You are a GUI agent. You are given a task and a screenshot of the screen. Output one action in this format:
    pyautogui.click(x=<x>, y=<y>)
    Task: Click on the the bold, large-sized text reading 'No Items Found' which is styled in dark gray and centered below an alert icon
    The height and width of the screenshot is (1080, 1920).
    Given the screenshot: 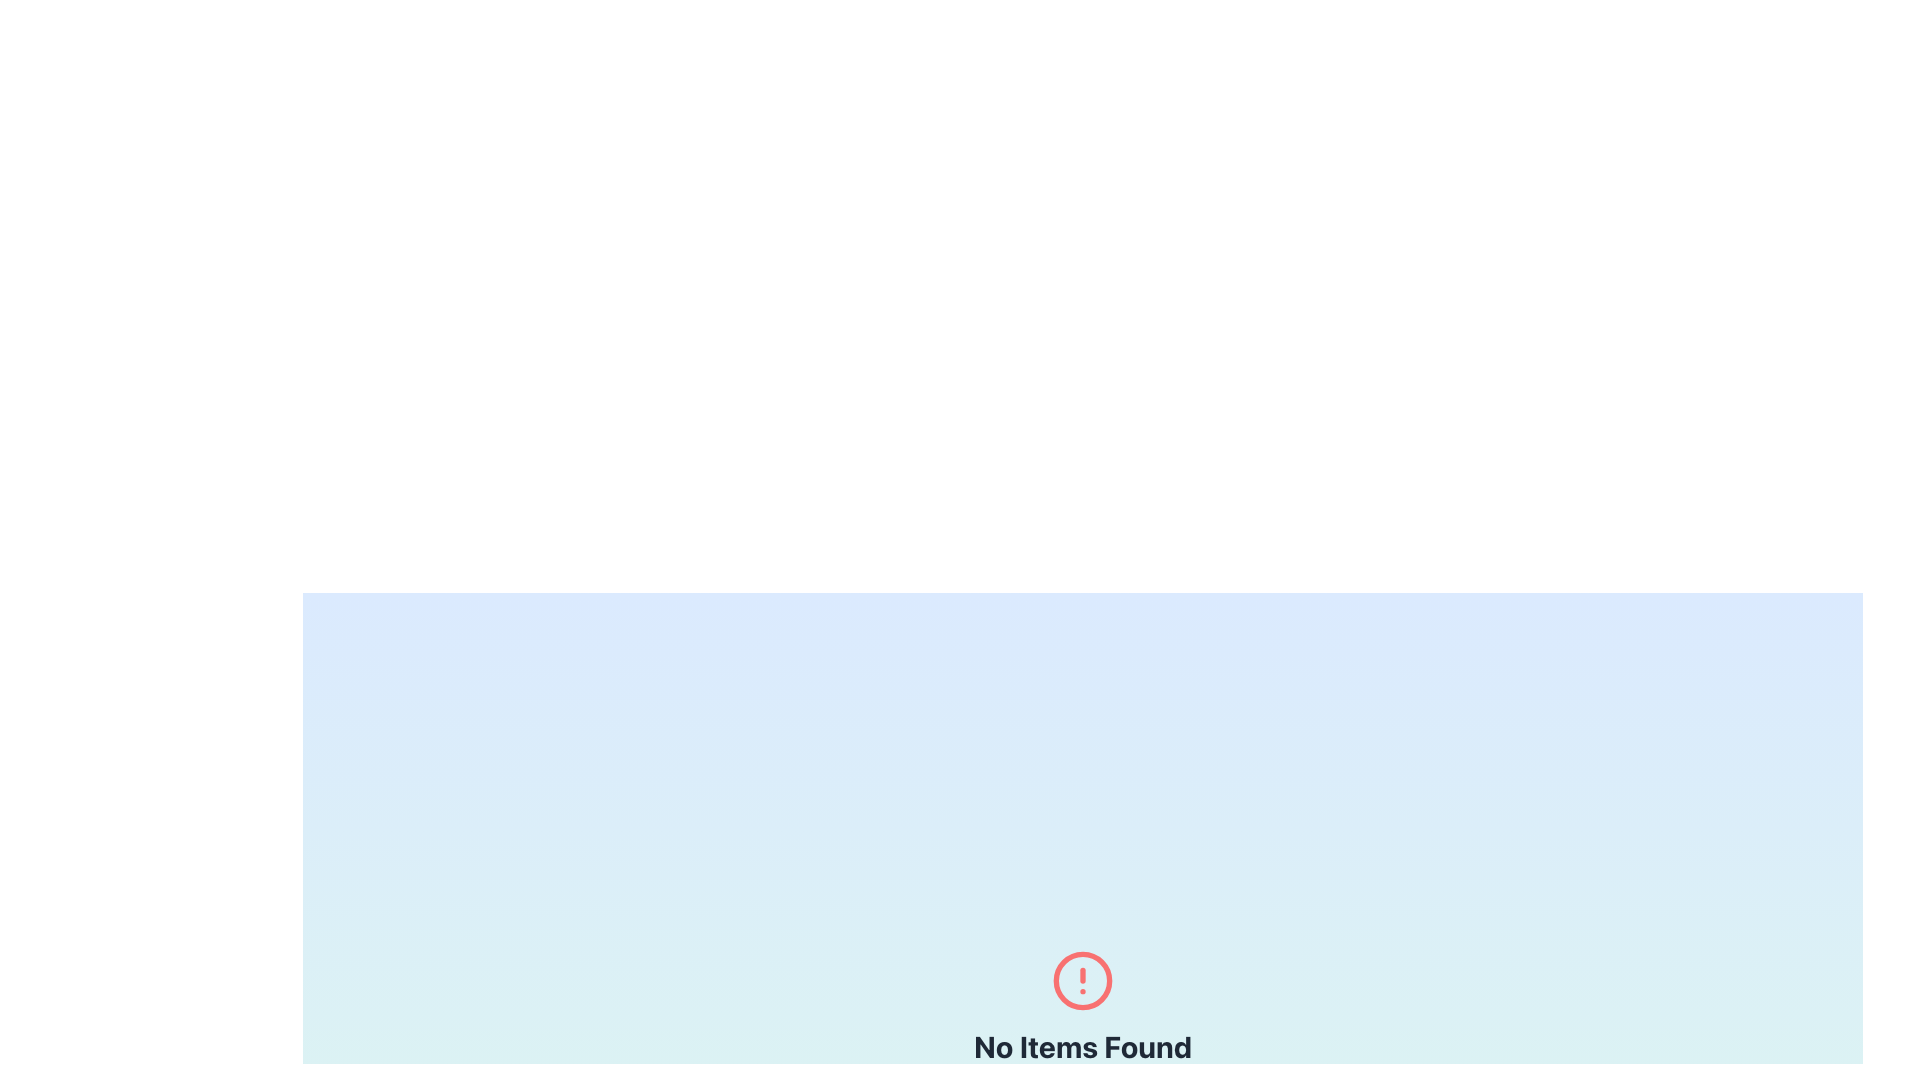 What is the action you would take?
    pyautogui.click(x=1082, y=1045)
    